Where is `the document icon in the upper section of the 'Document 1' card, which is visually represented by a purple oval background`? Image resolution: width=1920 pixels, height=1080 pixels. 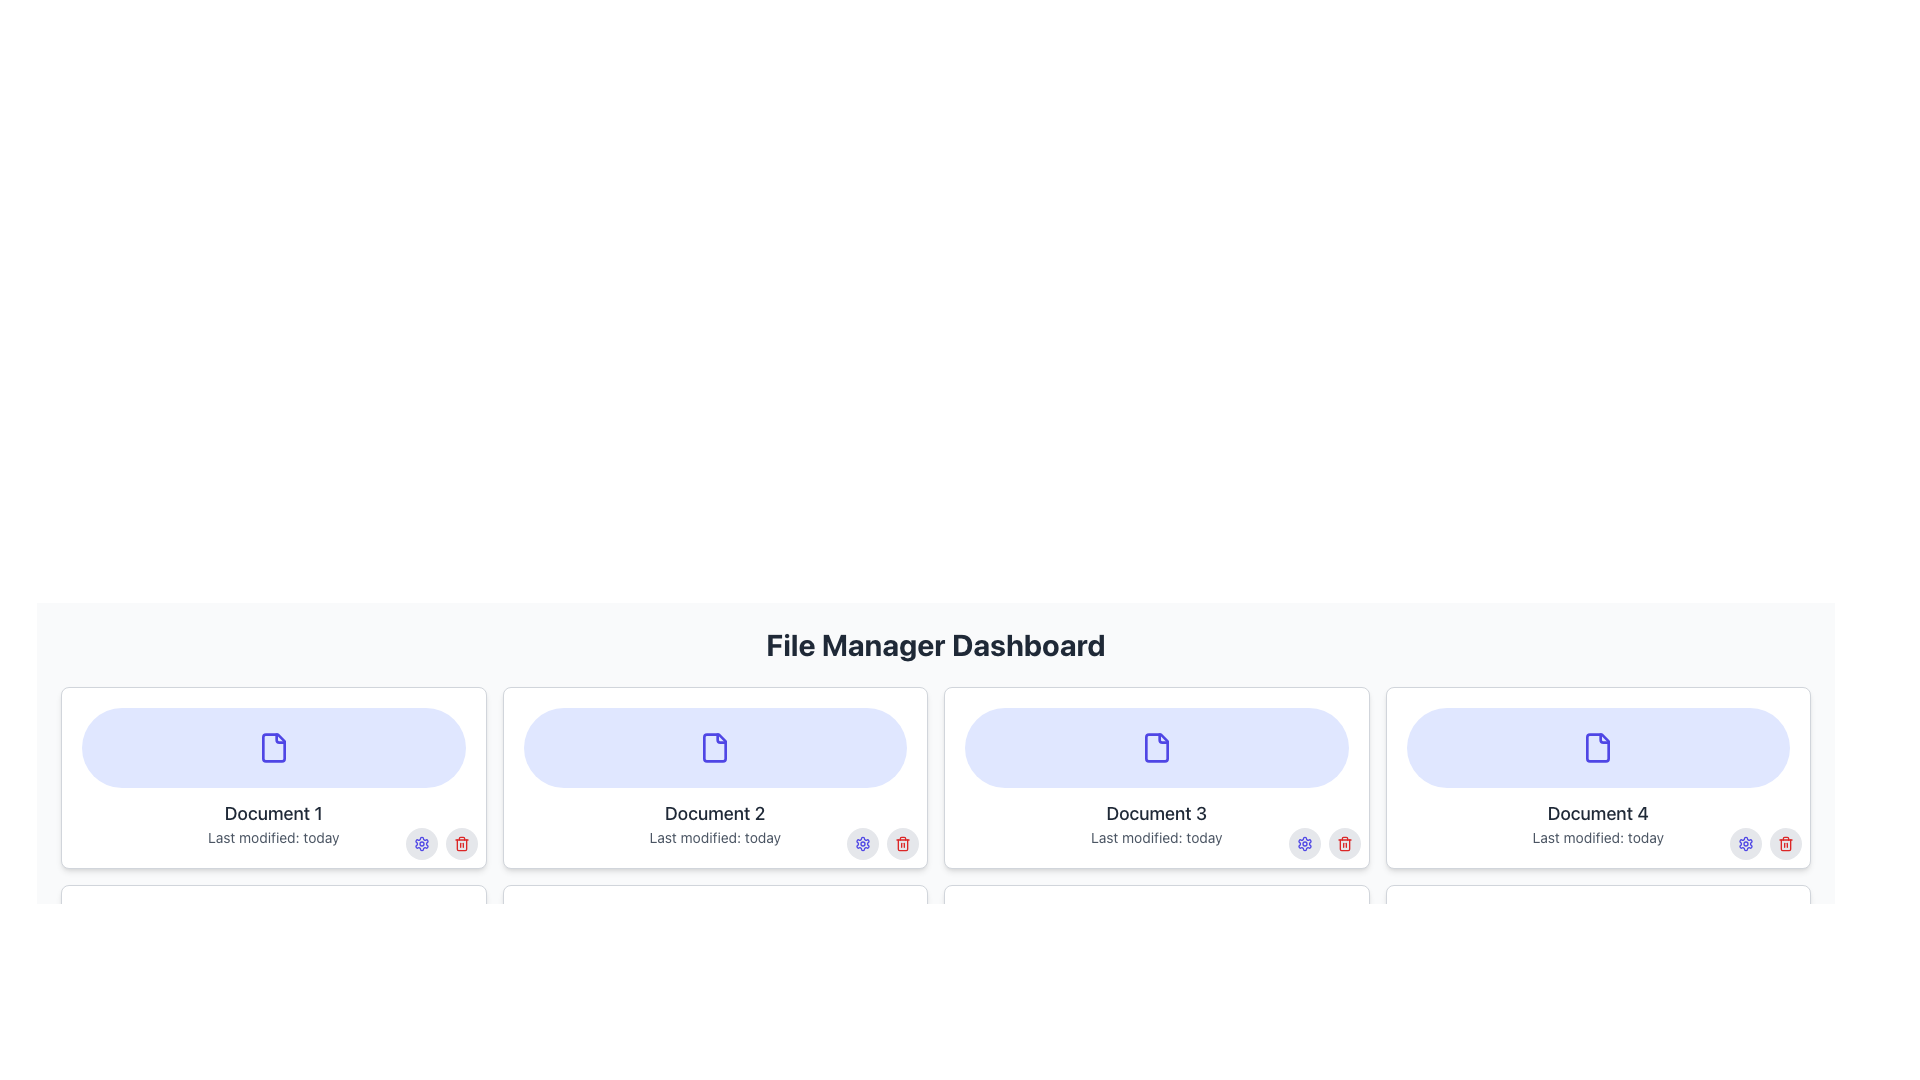
the document icon in the upper section of the 'Document 1' card, which is visually represented by a purple oval background is located at coordinates (272, 748).